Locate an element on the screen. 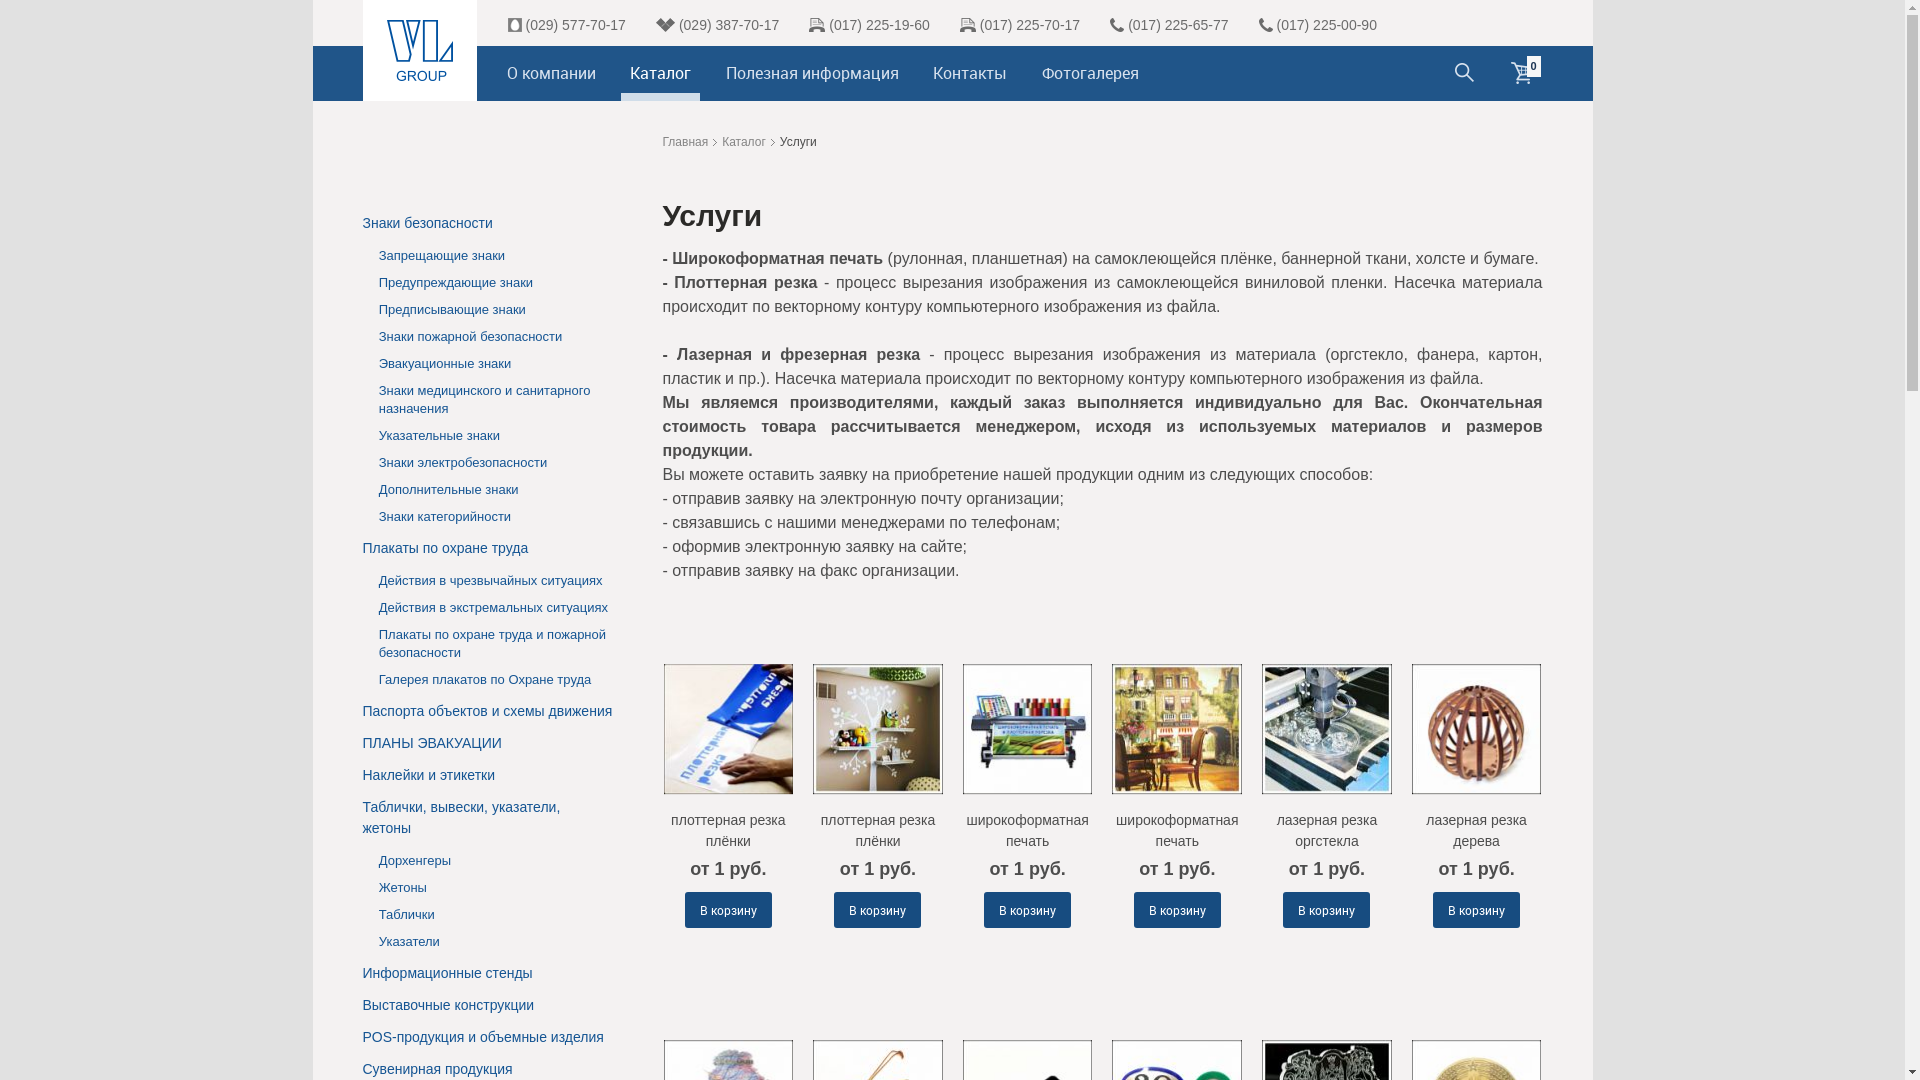 The width and height of the screenshot is (1920, 1080). 'VL Group' is located at coordinates (385, 49).